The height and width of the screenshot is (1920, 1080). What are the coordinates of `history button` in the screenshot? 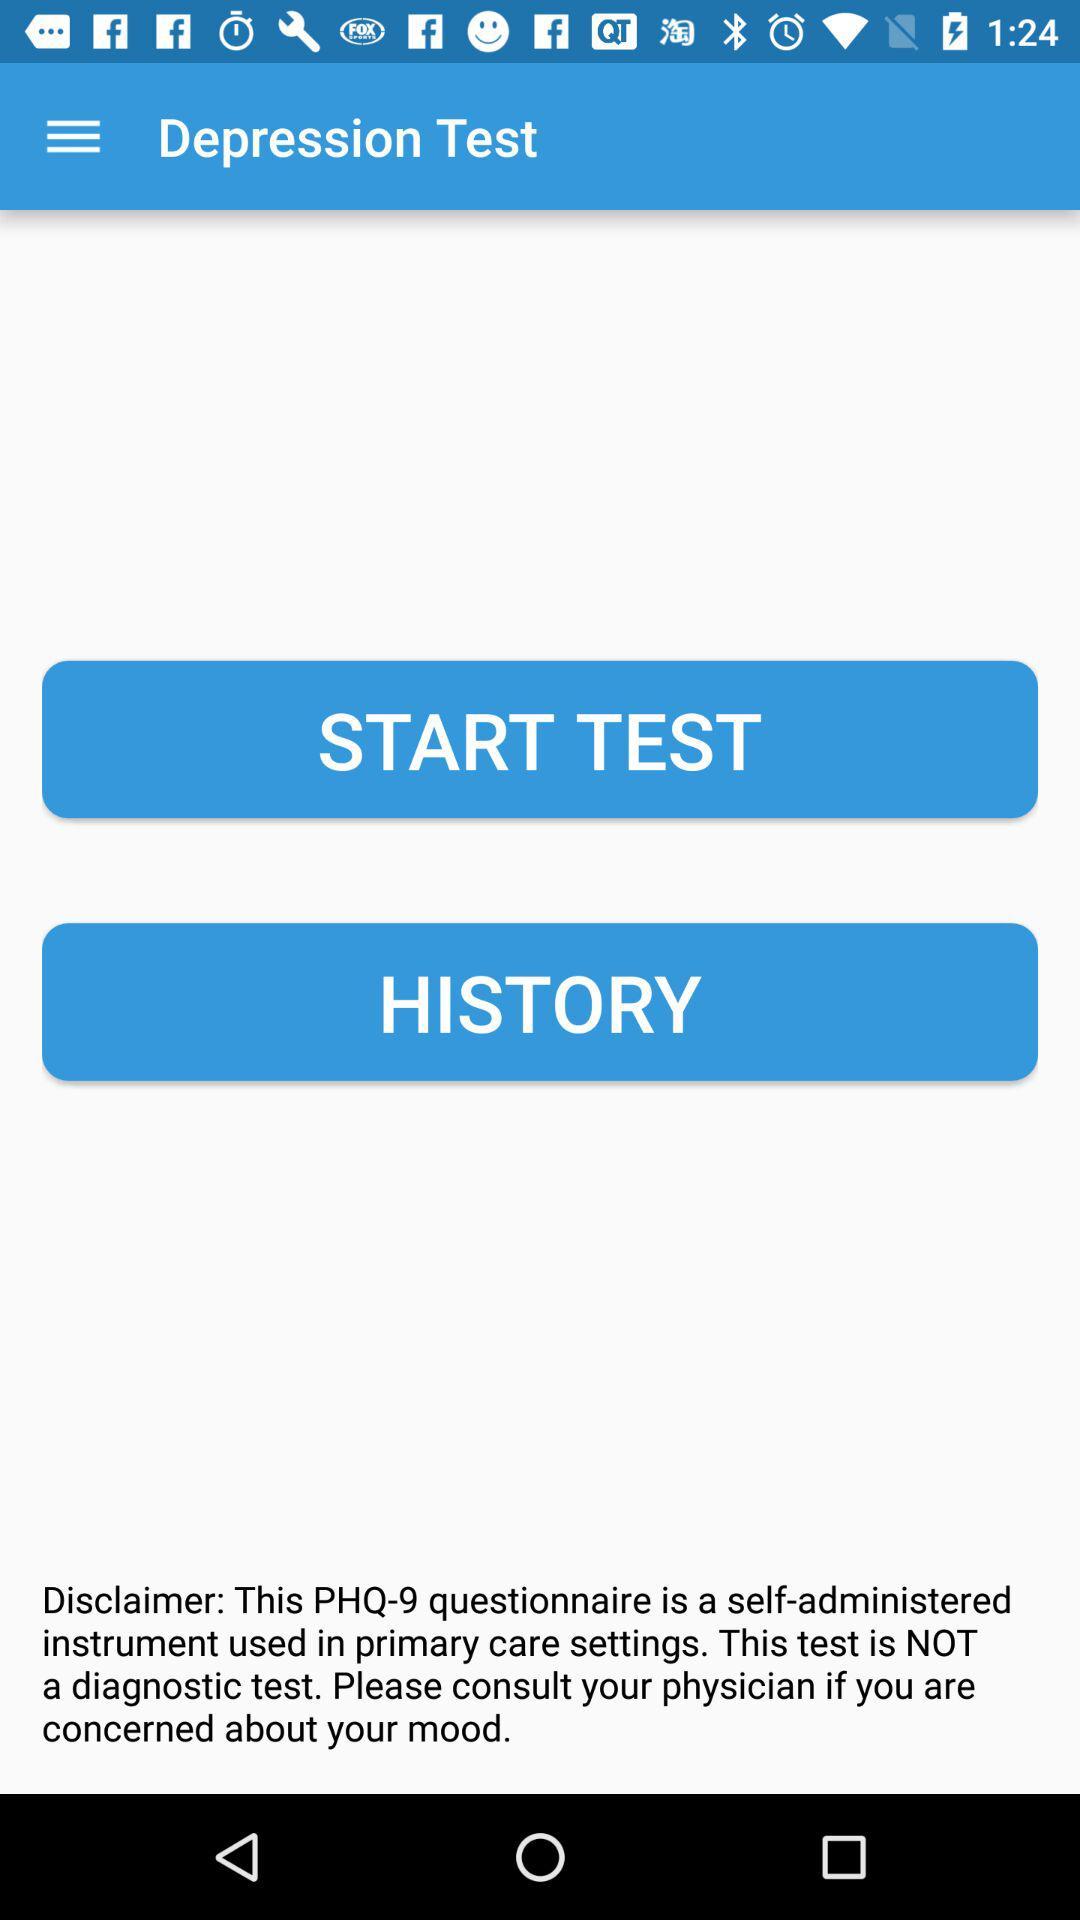 It's located at (540, 1002).